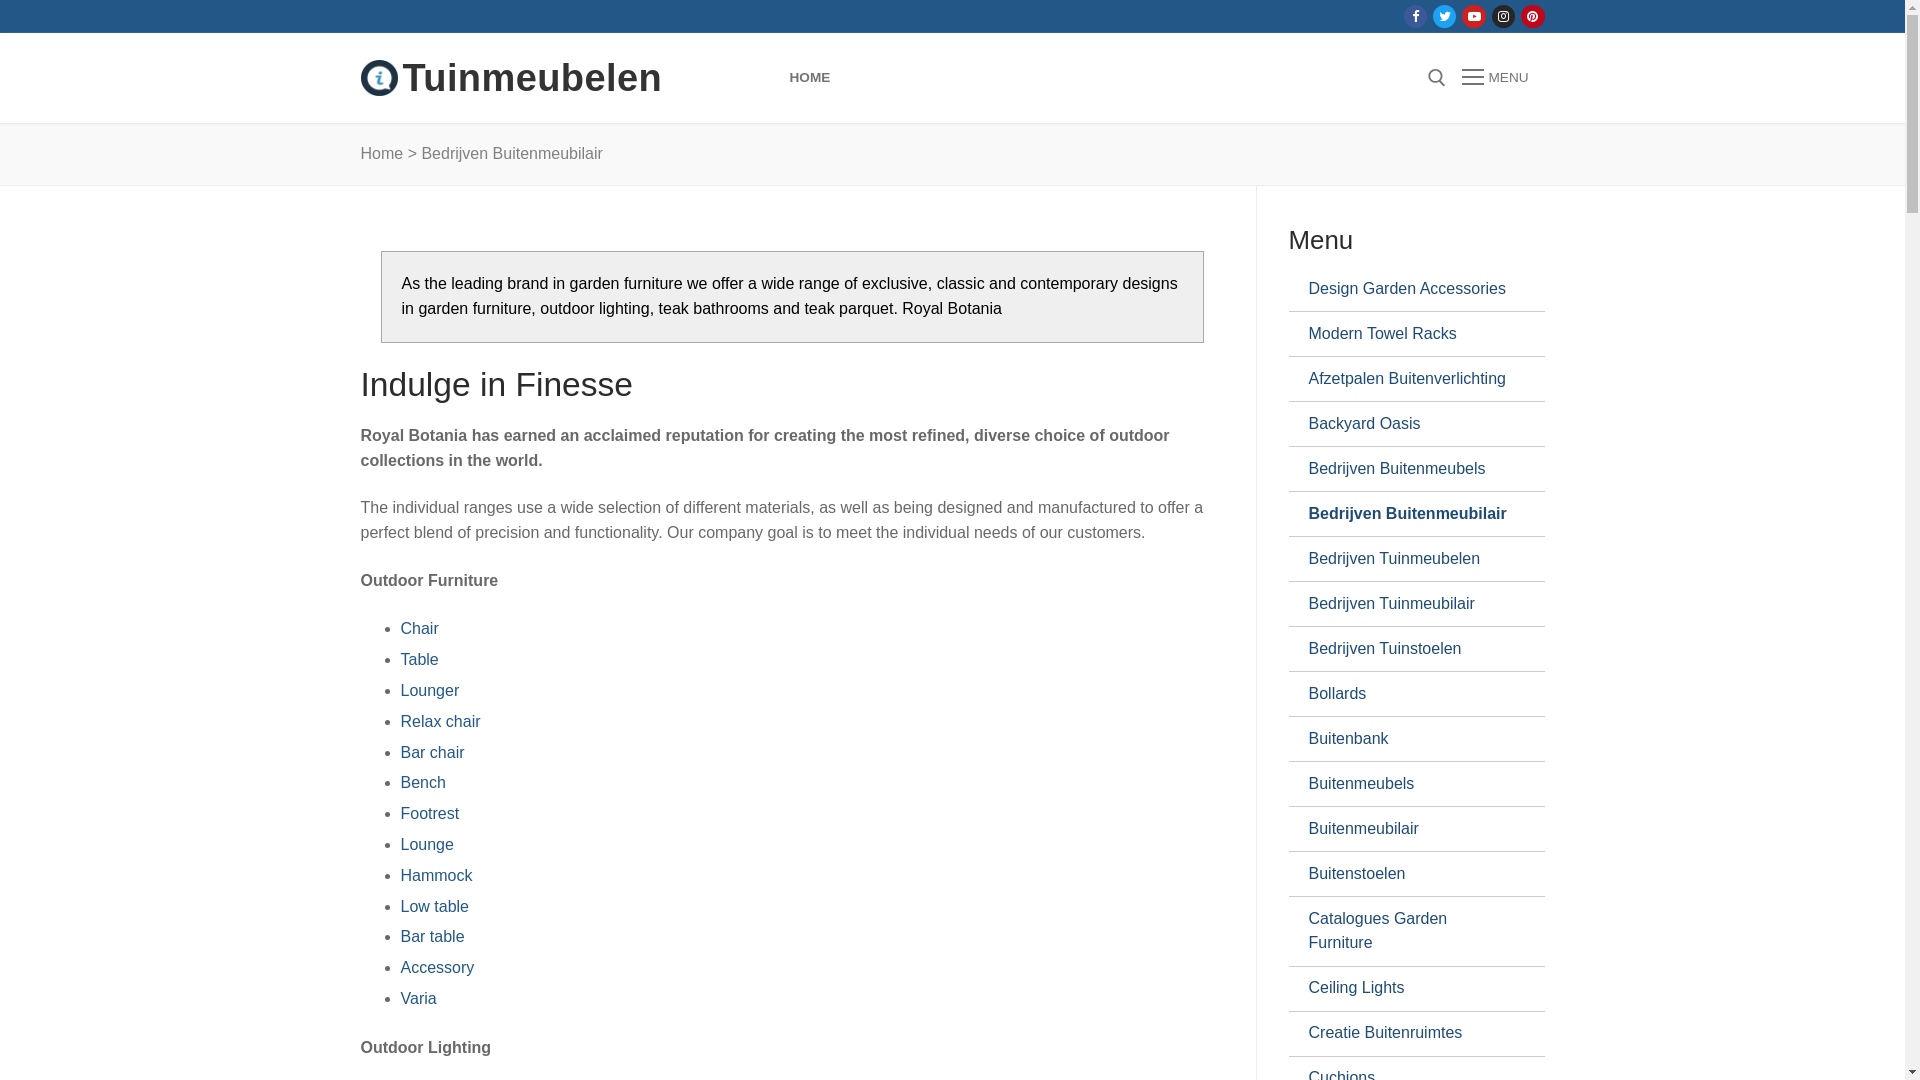 The image size is (1920, 1080). What do you see at coordinates (399, 936) in the screenshot?
I see `'Bar table'` at bounding box center [399, 936].